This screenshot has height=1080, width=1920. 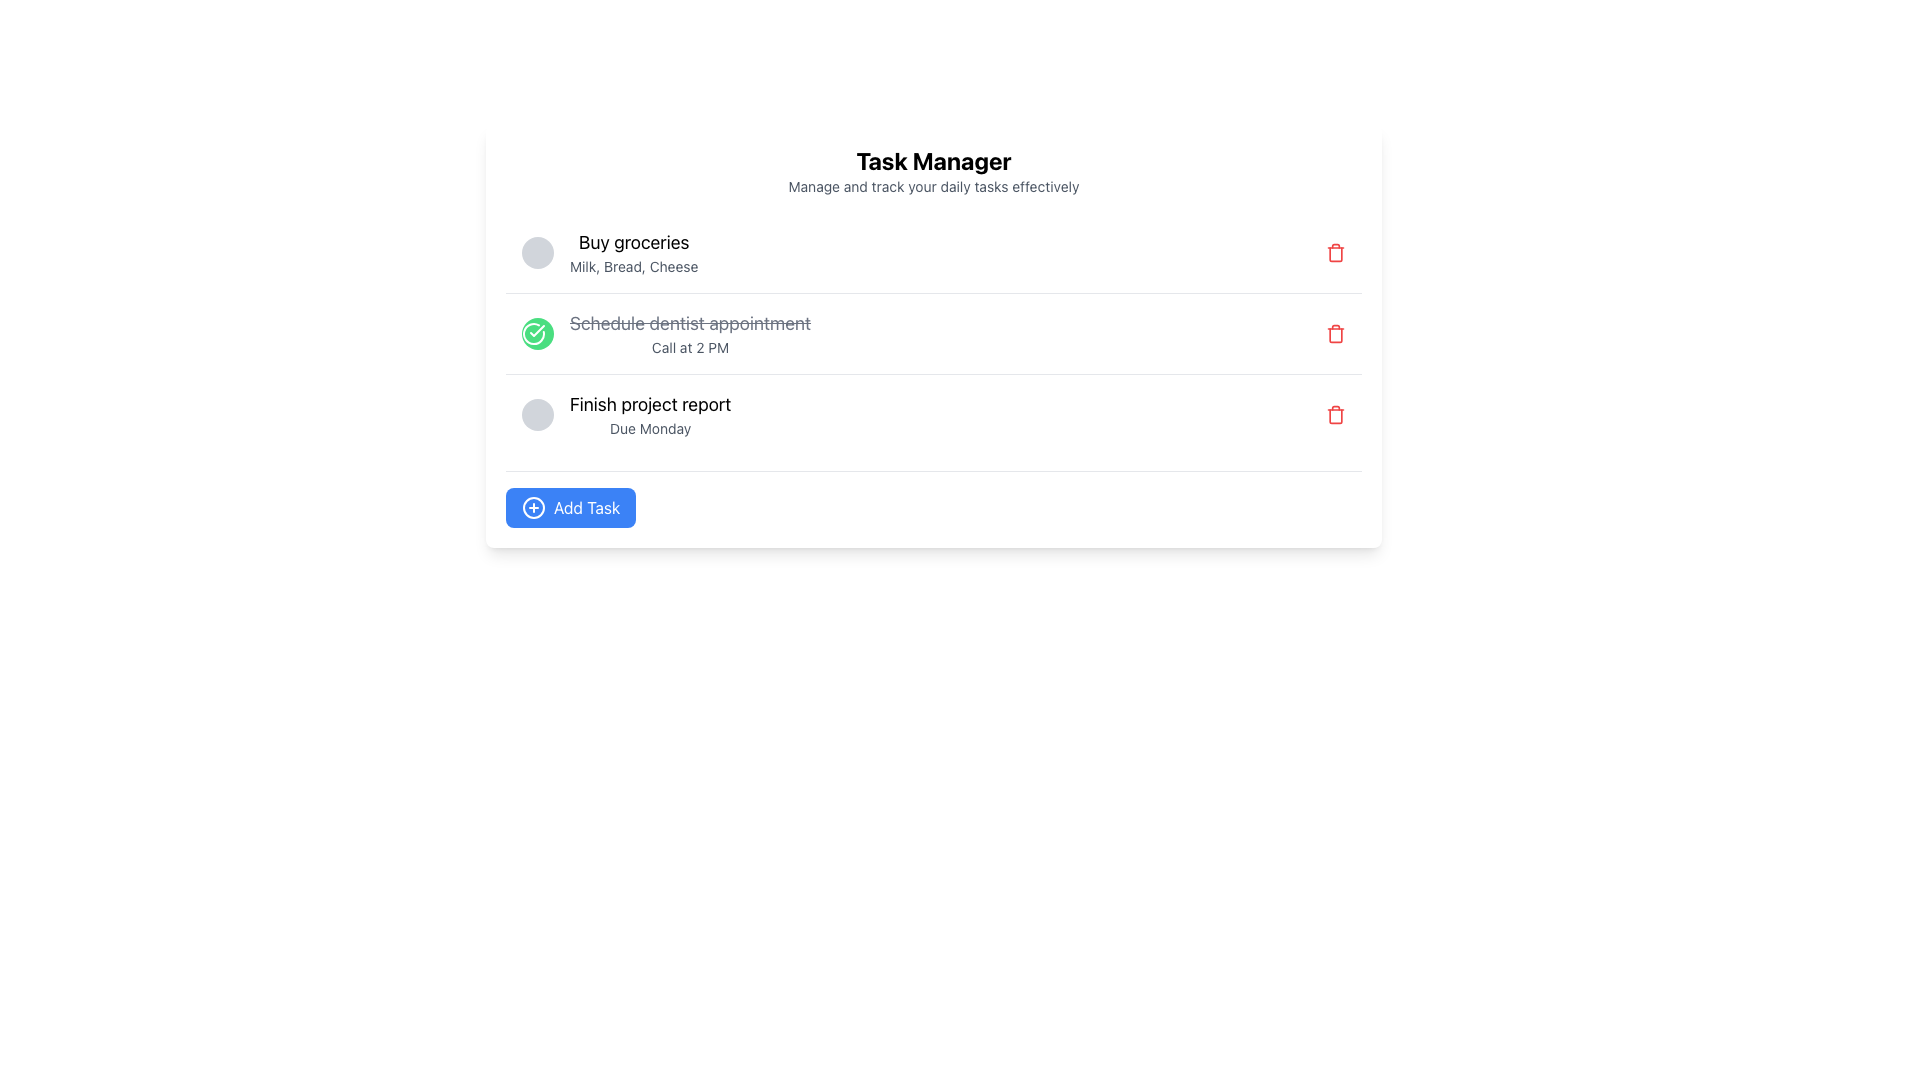 I want to click on the third task card in the task list, so click(x=933, y=412).